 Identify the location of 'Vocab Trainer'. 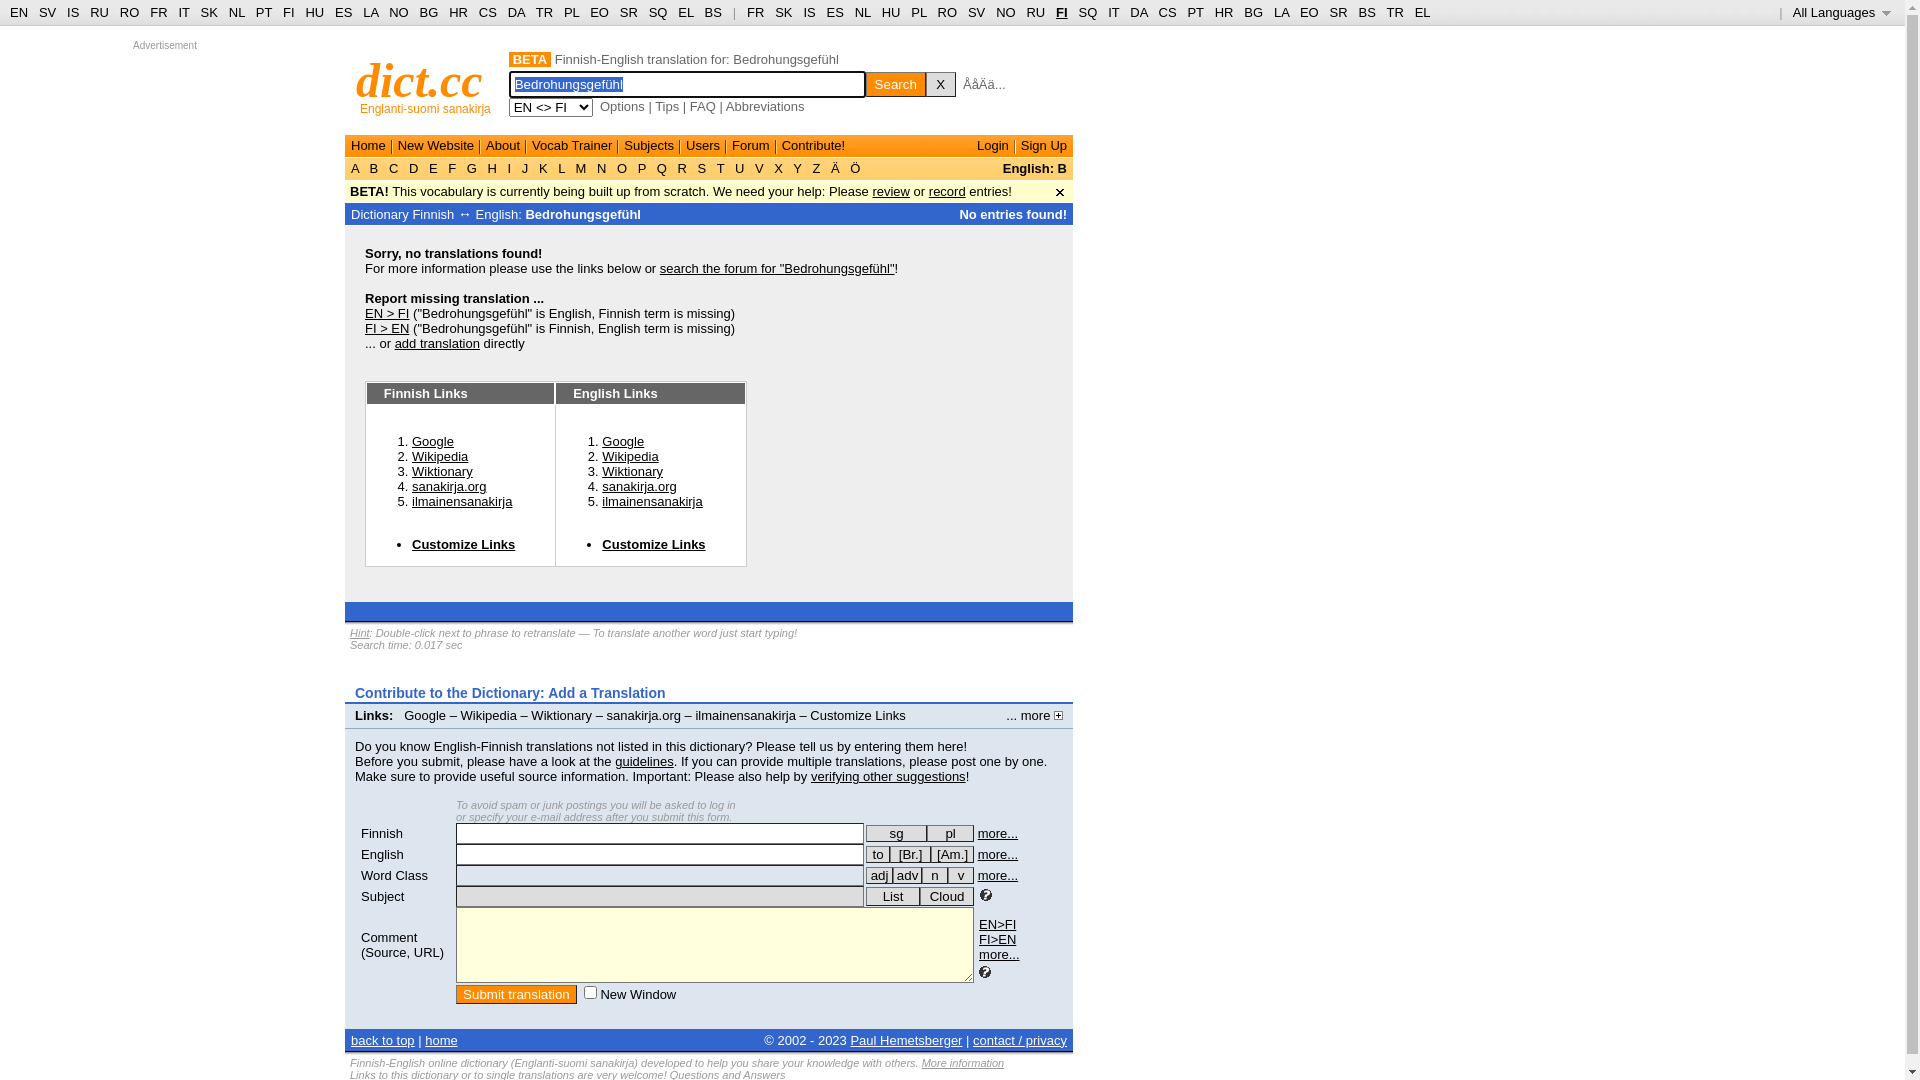
(570, 144).